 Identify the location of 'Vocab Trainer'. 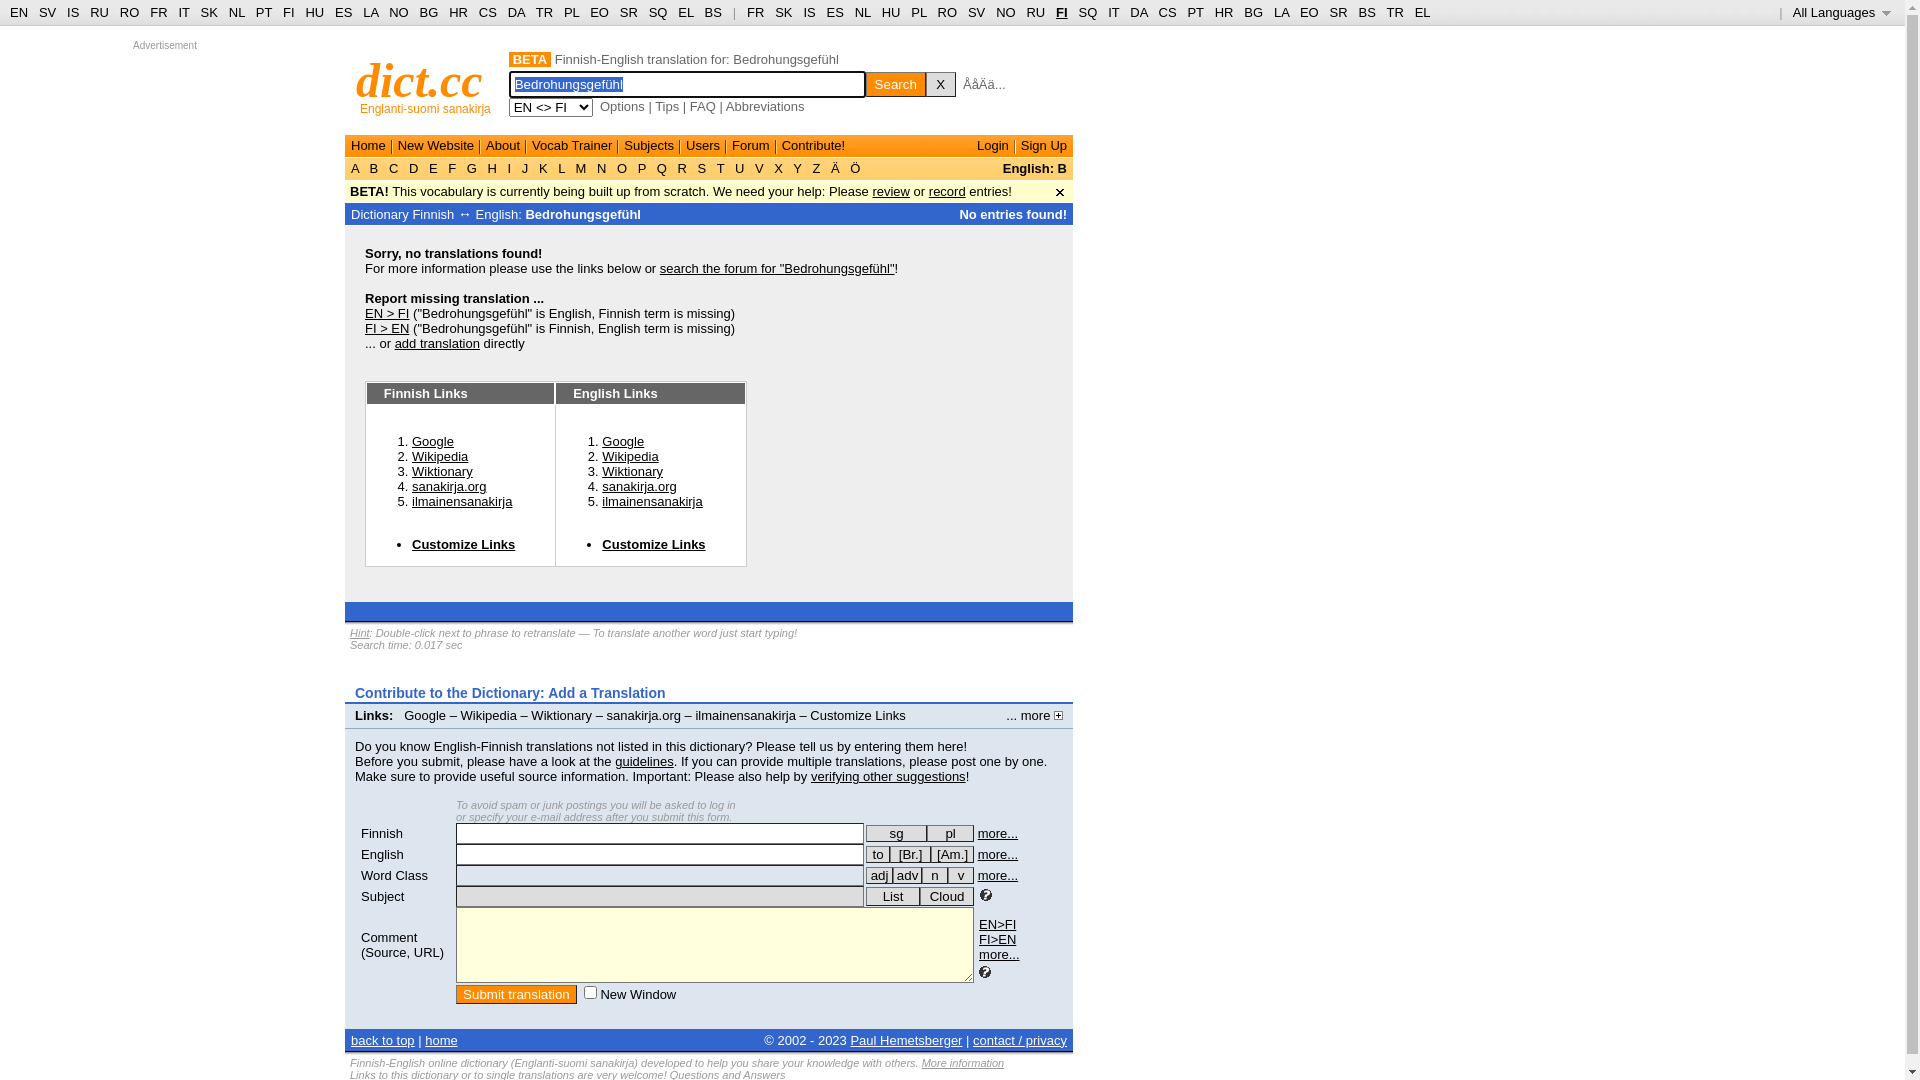
(570, 144).